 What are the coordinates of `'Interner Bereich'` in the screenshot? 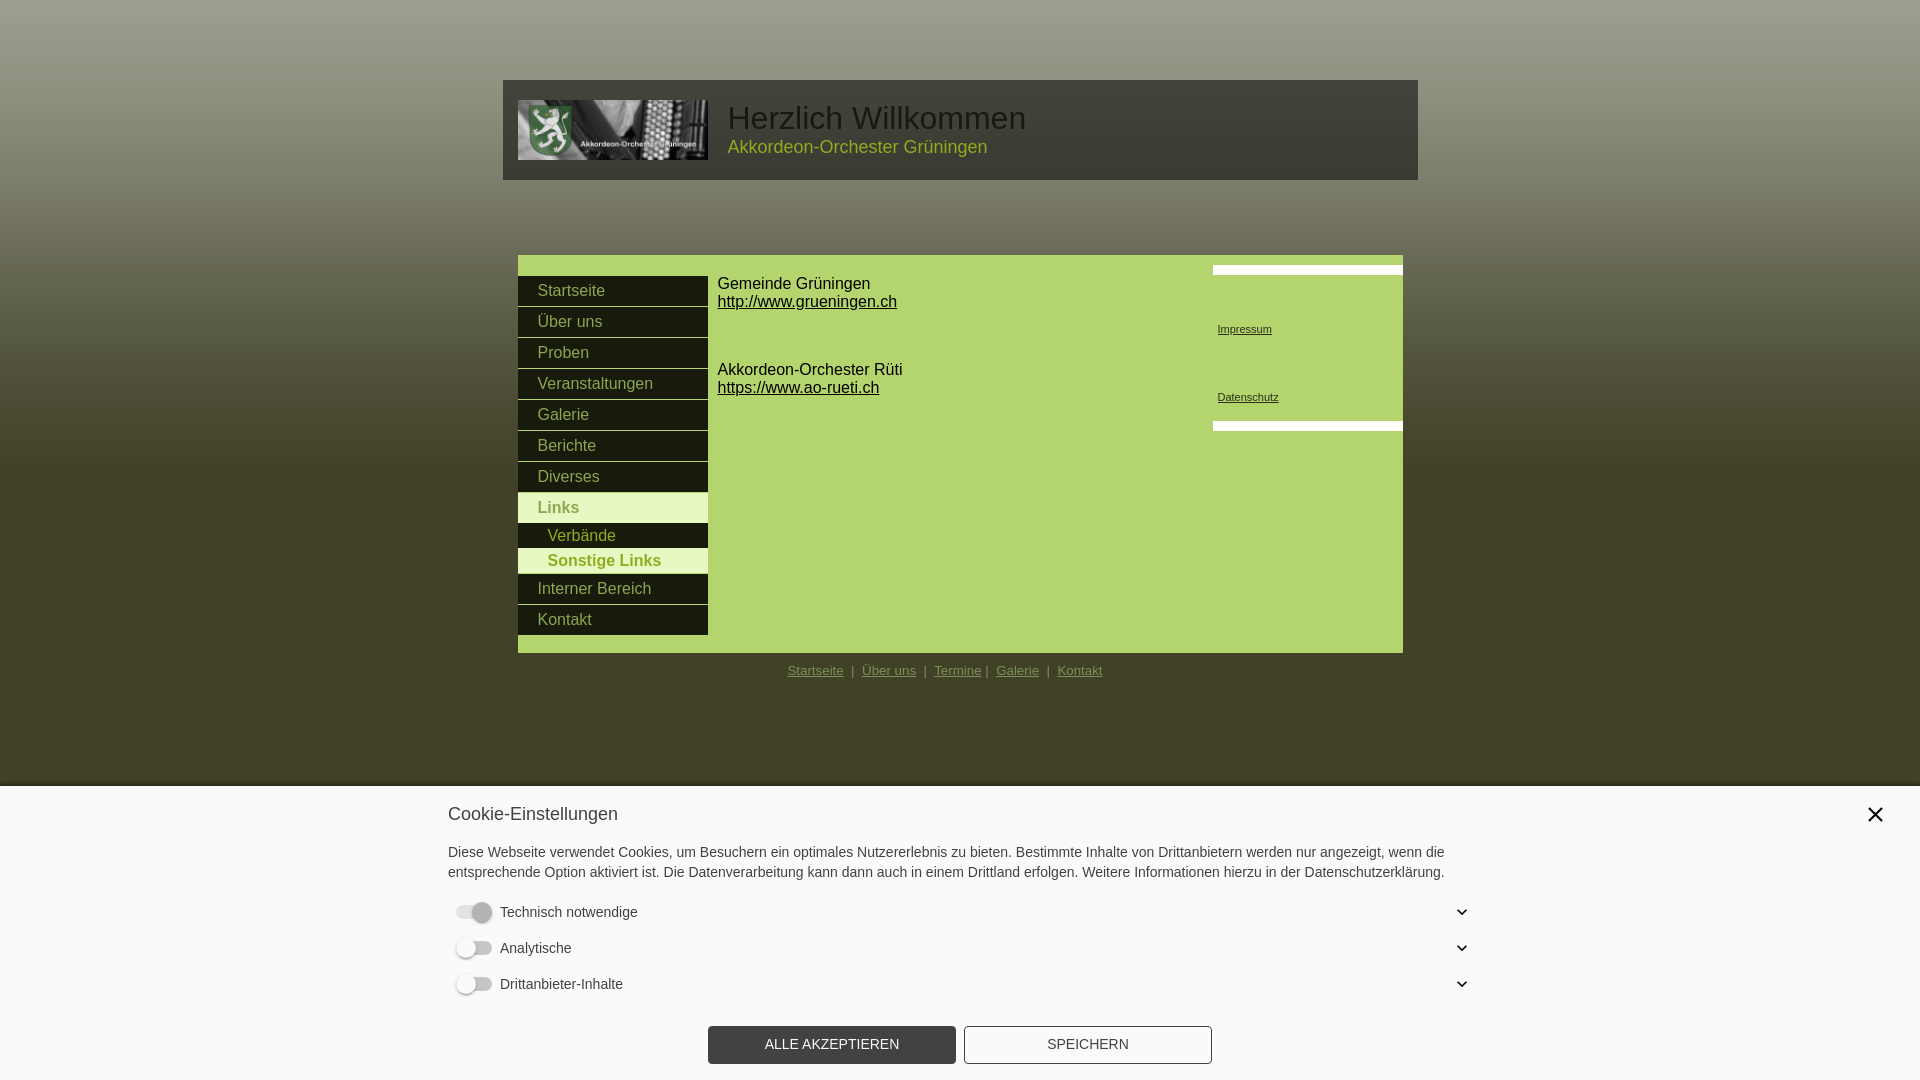 It's located at (612, 588).